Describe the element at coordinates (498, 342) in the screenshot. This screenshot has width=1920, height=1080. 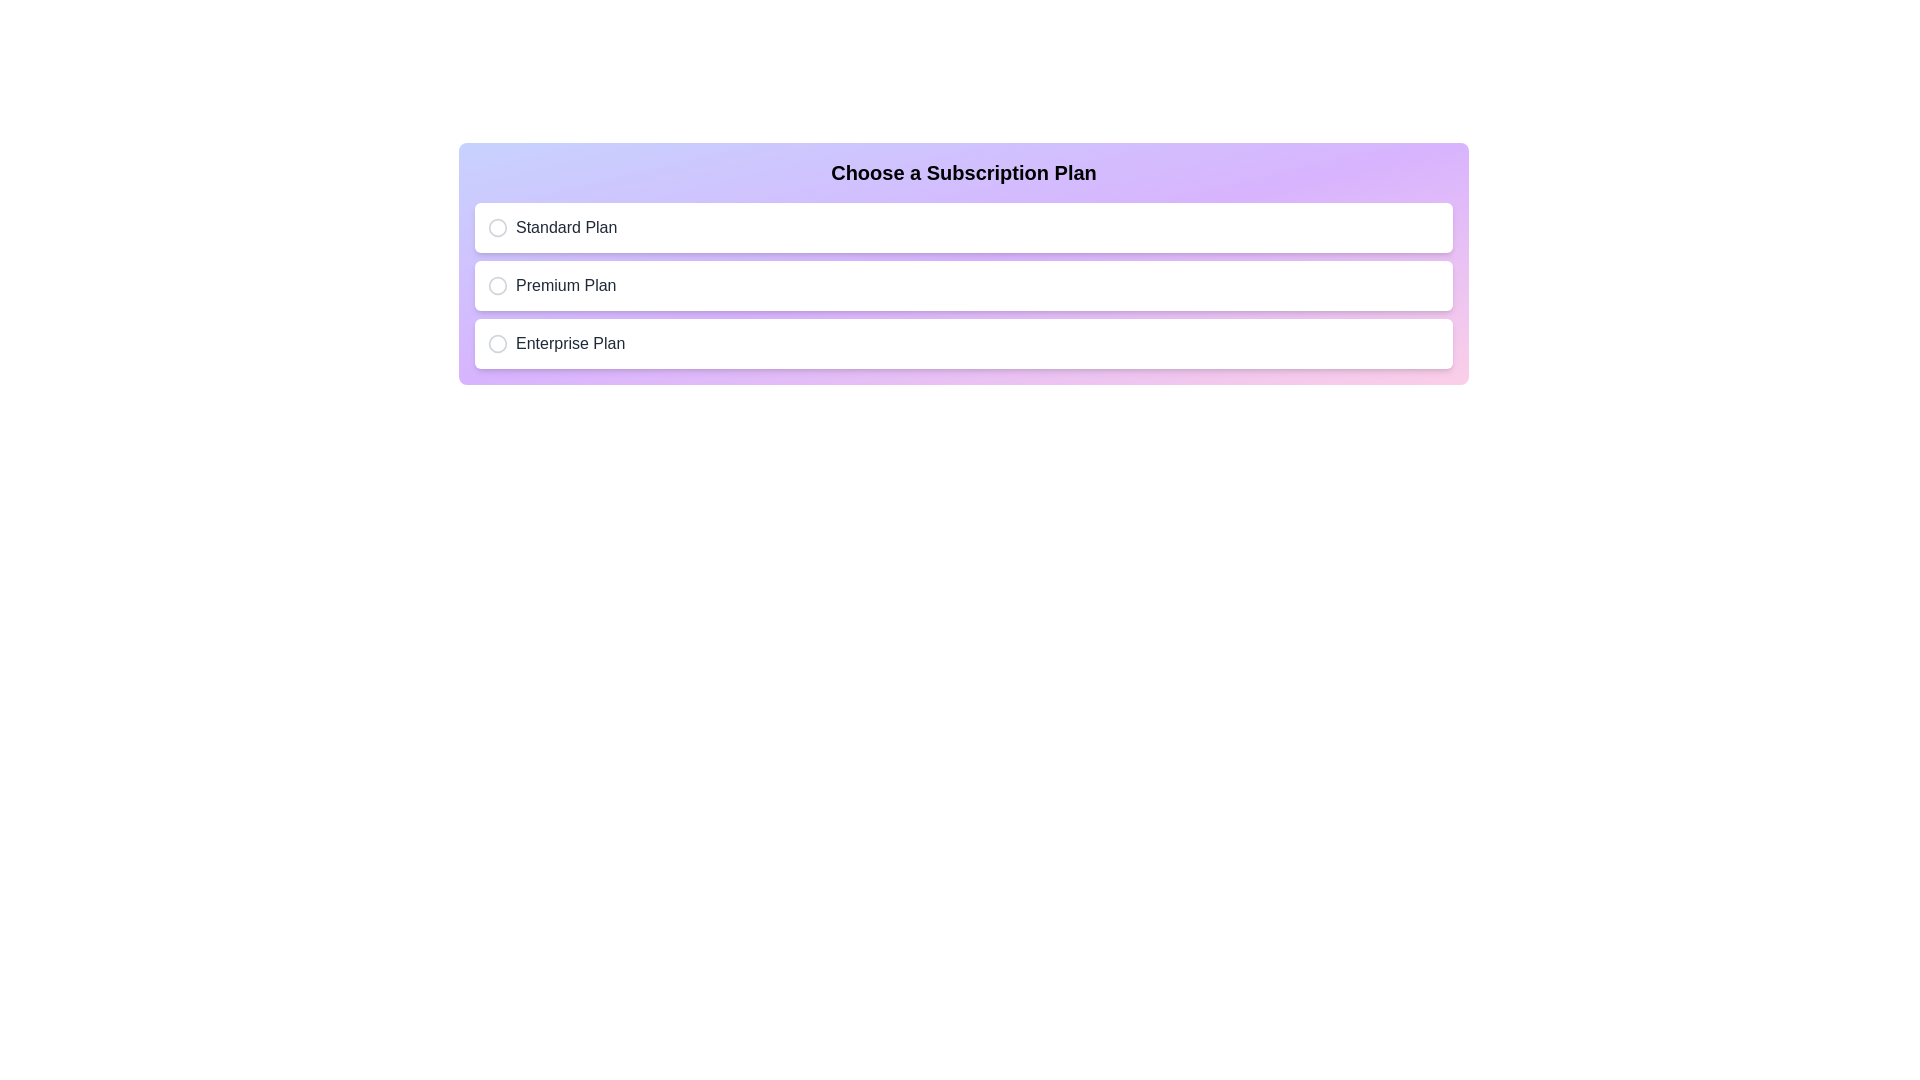
I see `the third radio button labeled 'Enterprise Plan'` at that location.